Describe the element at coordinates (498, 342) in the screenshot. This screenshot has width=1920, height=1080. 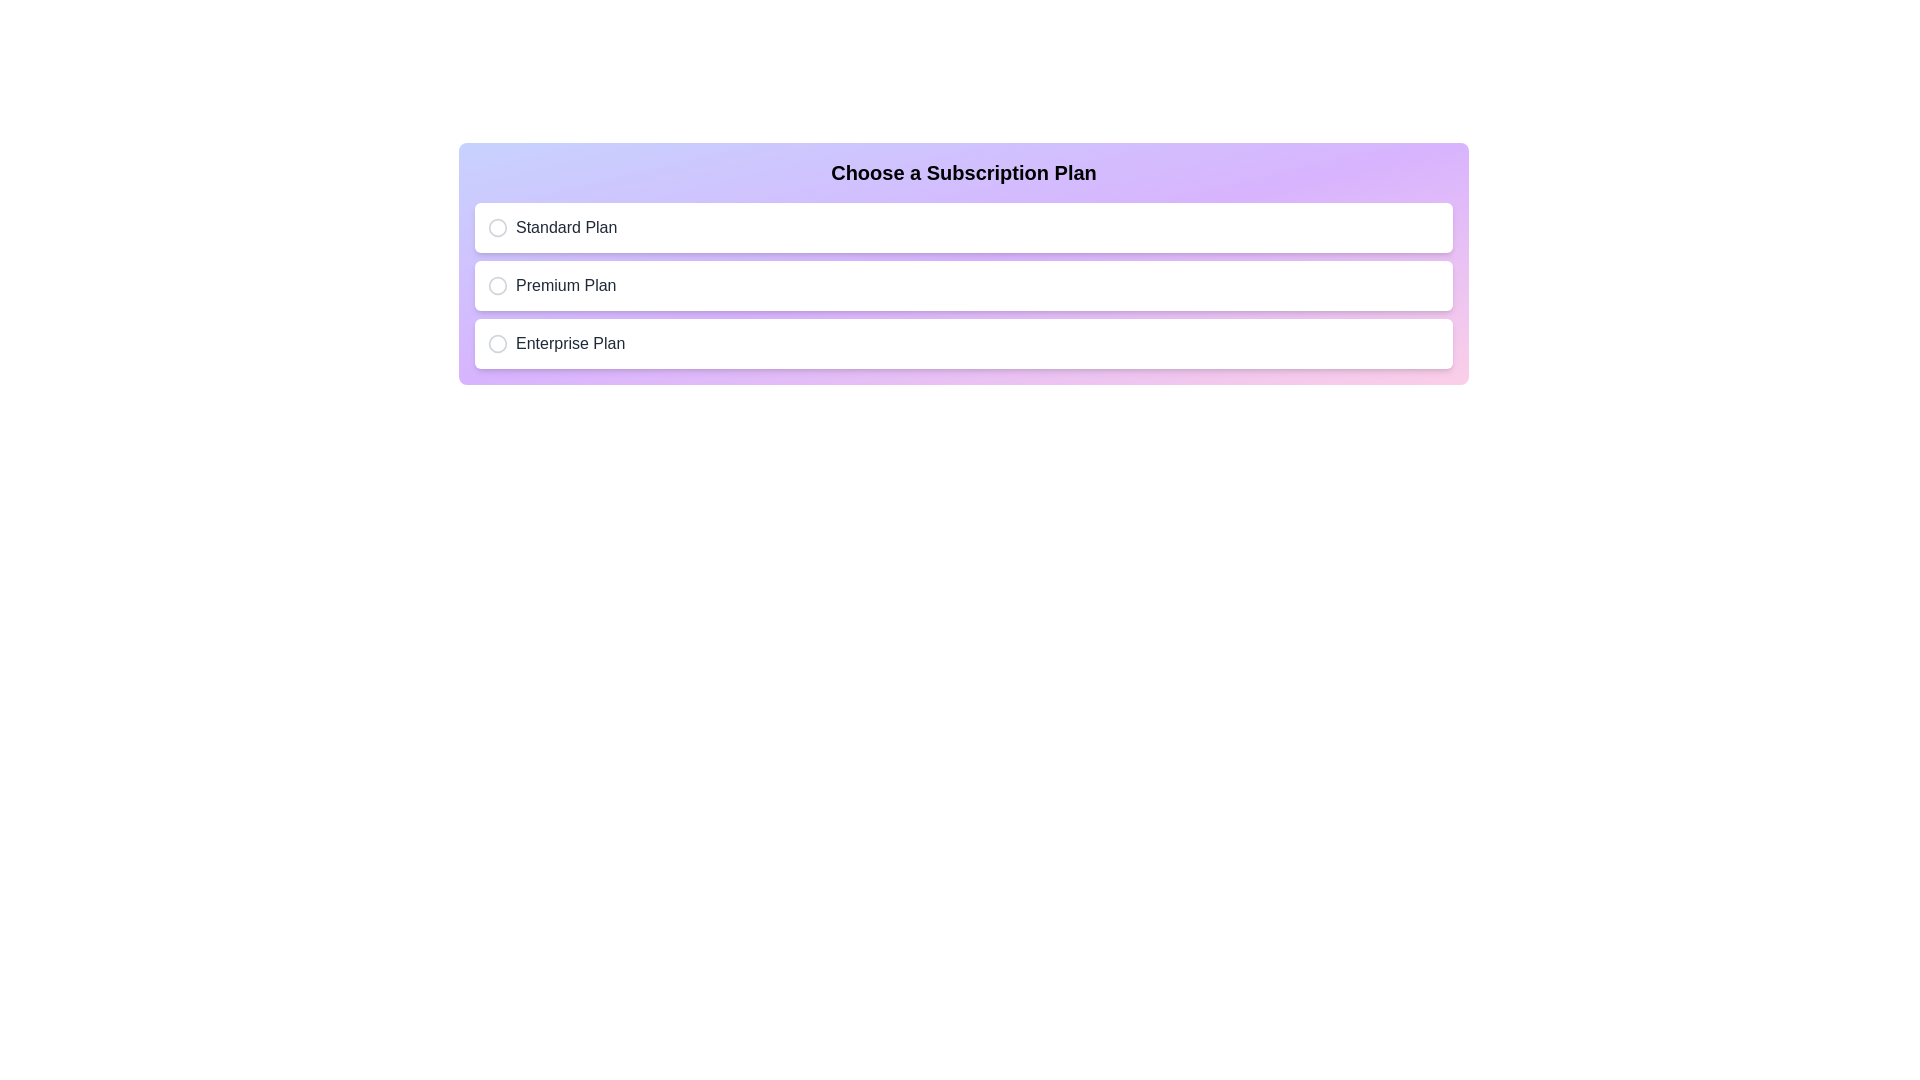
I see `the third radio button labeled 'Enterprise Plan'` at that location.